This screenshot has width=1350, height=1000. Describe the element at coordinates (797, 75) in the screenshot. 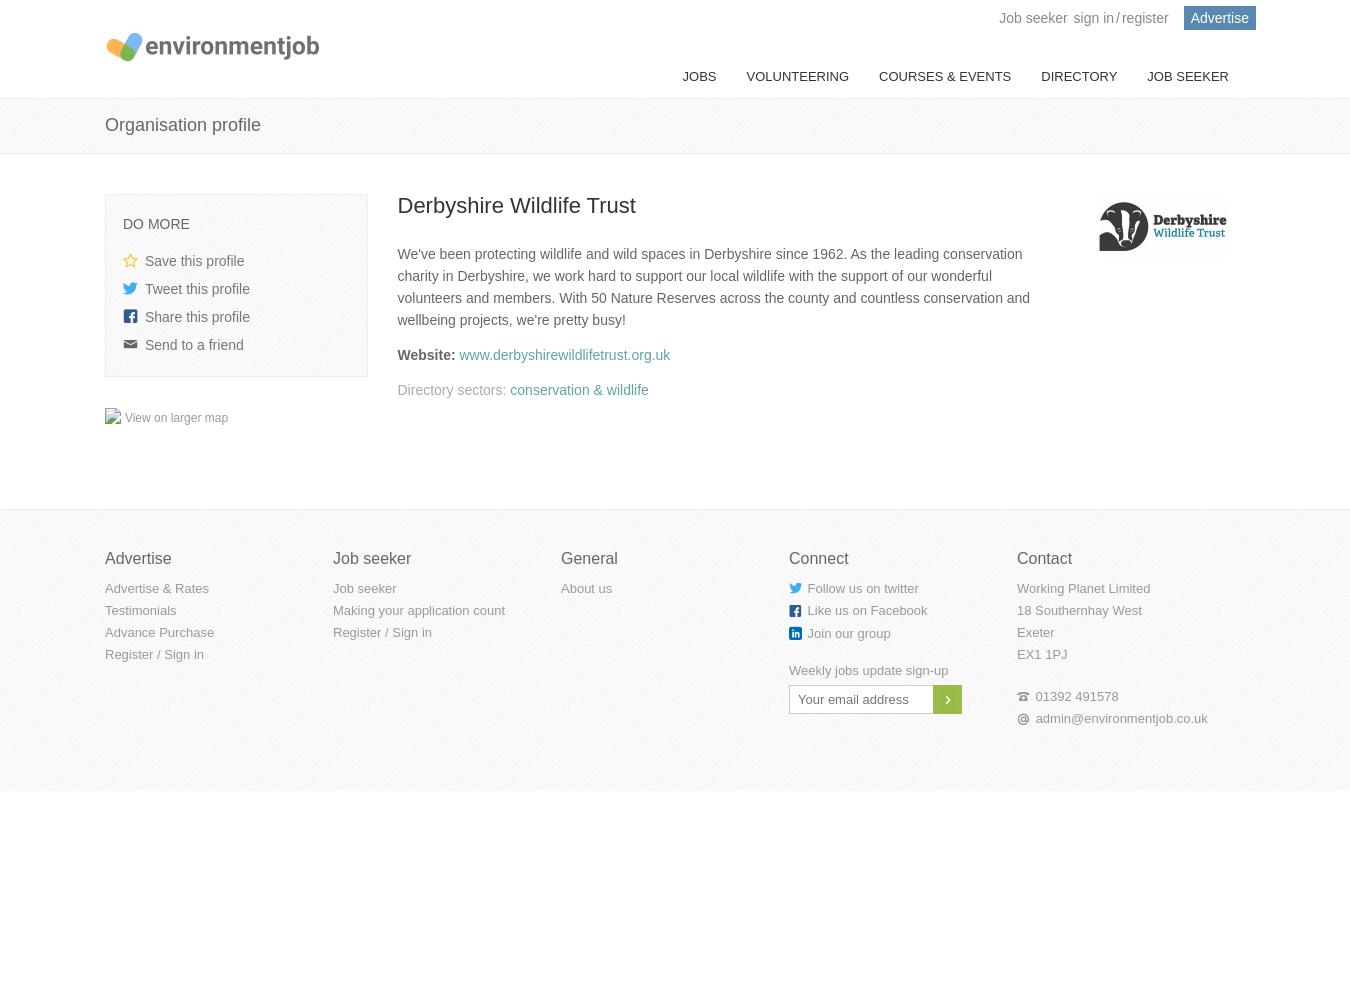

I see `'Volunteering'` at that location.